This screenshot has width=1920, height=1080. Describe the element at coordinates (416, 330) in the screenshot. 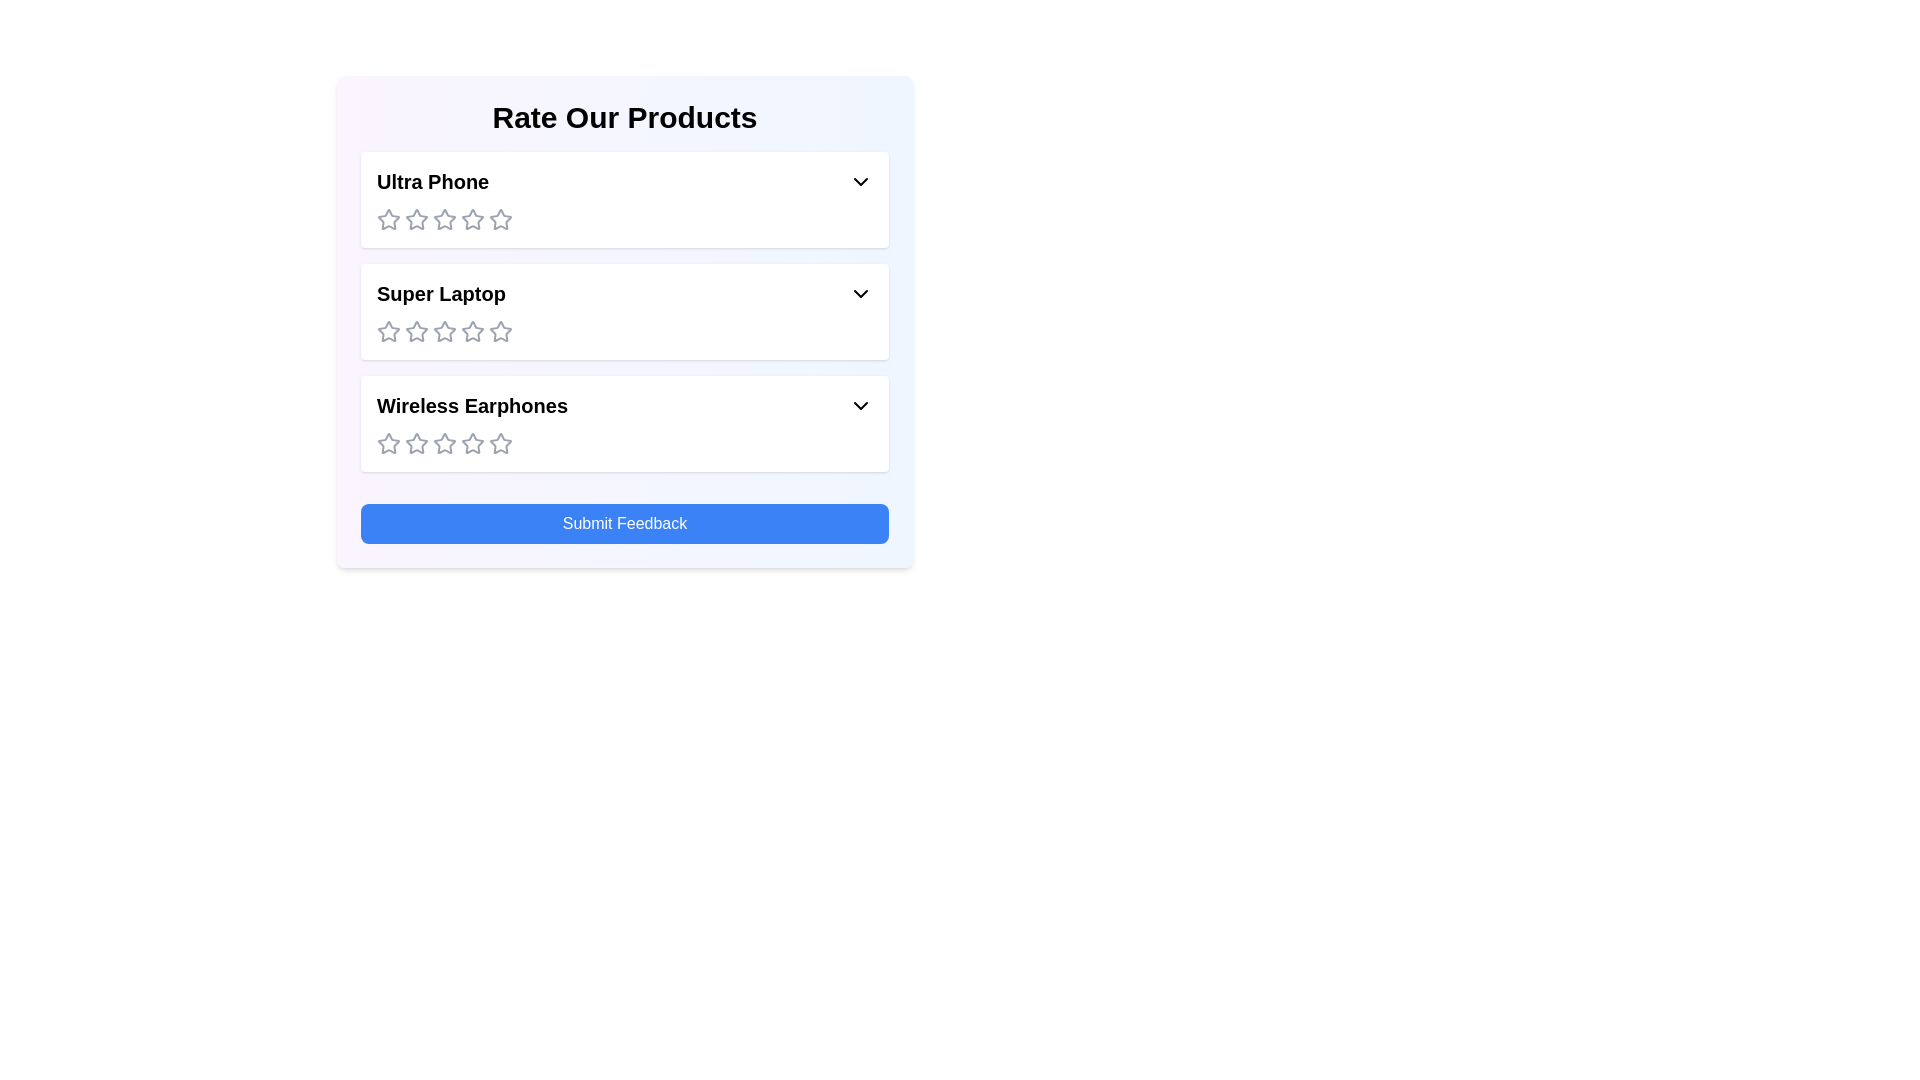

I see `the rating for the product 'Super Laptop' to 2 stars` at that location.